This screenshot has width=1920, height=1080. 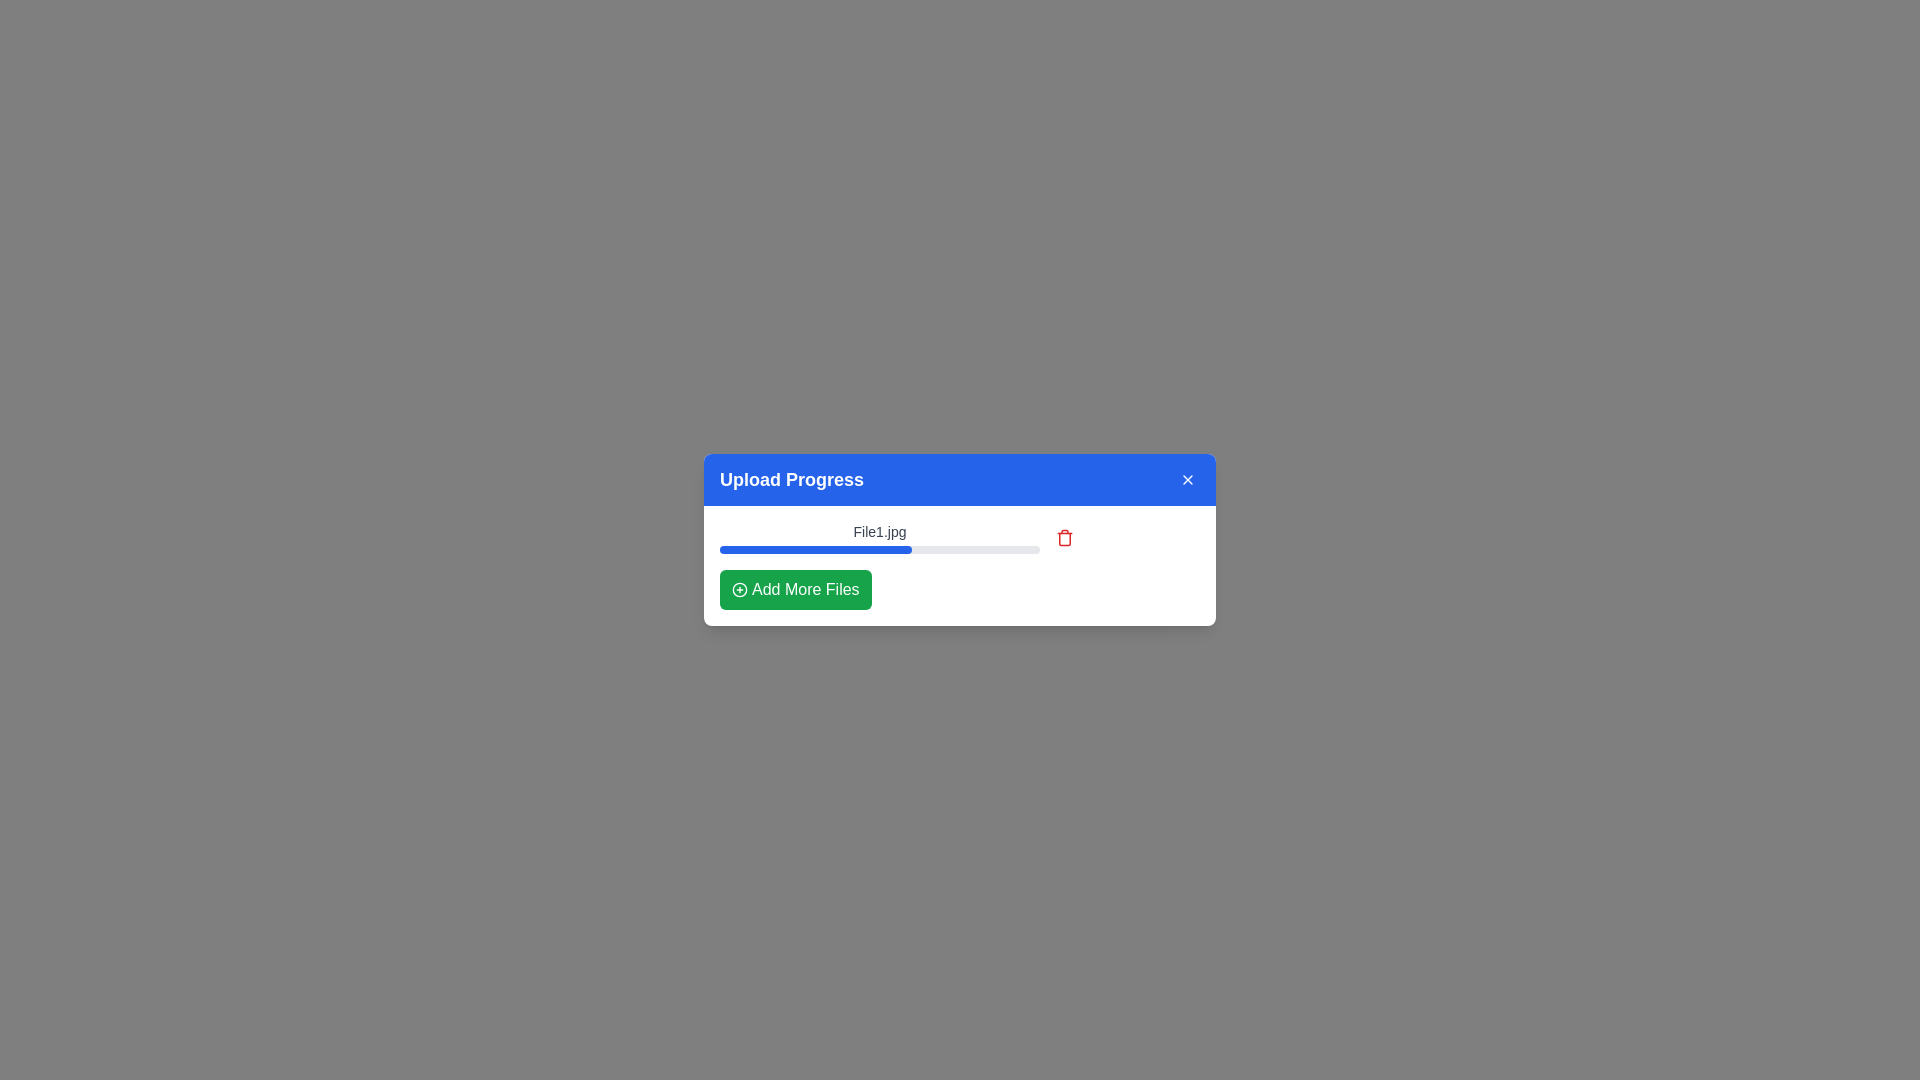 What do you see at coordinates (879, 531) in the screenshot?
I see `the text label displaying the filename 'File1.jpg'` at bounding box center [879, 531].